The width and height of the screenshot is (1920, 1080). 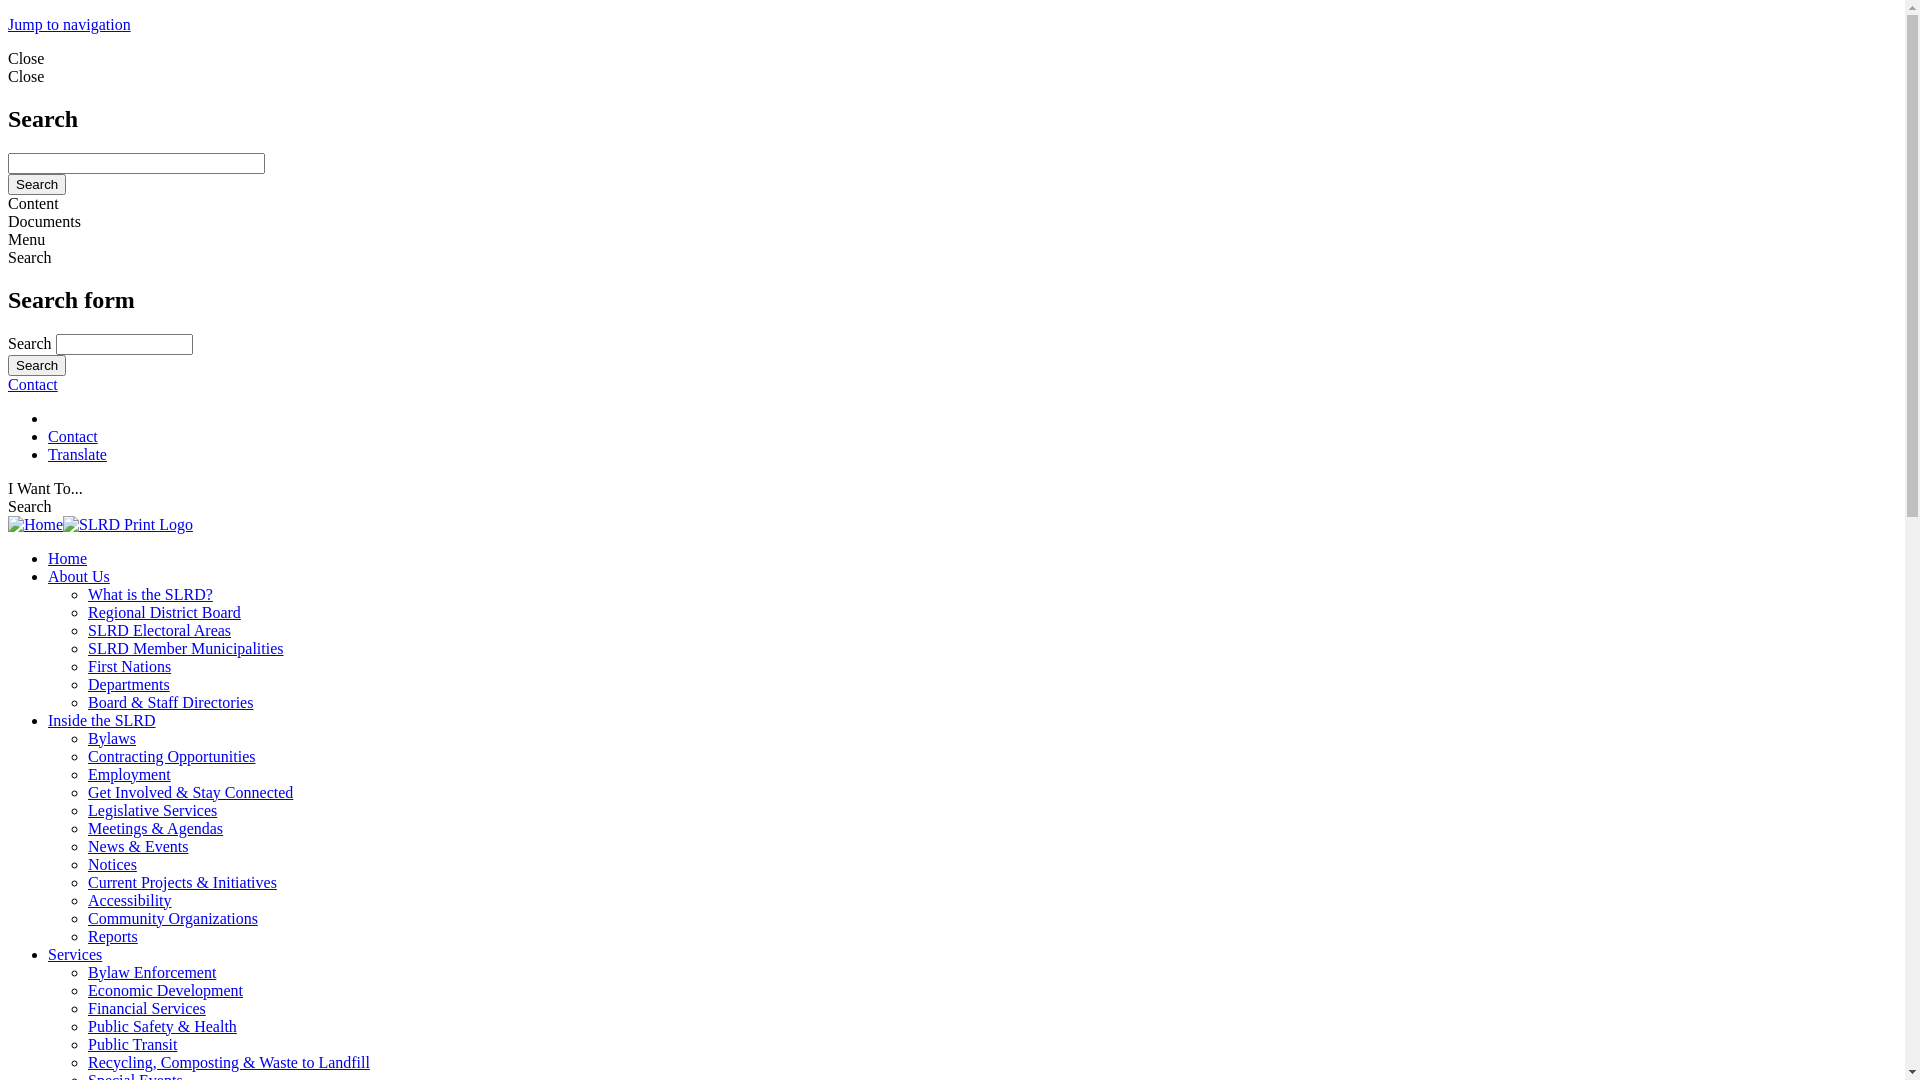 What do you see at coordinates (164, 611) in the screenshot?
I see `'Regional District Board'` at bounding box center [164, 611].